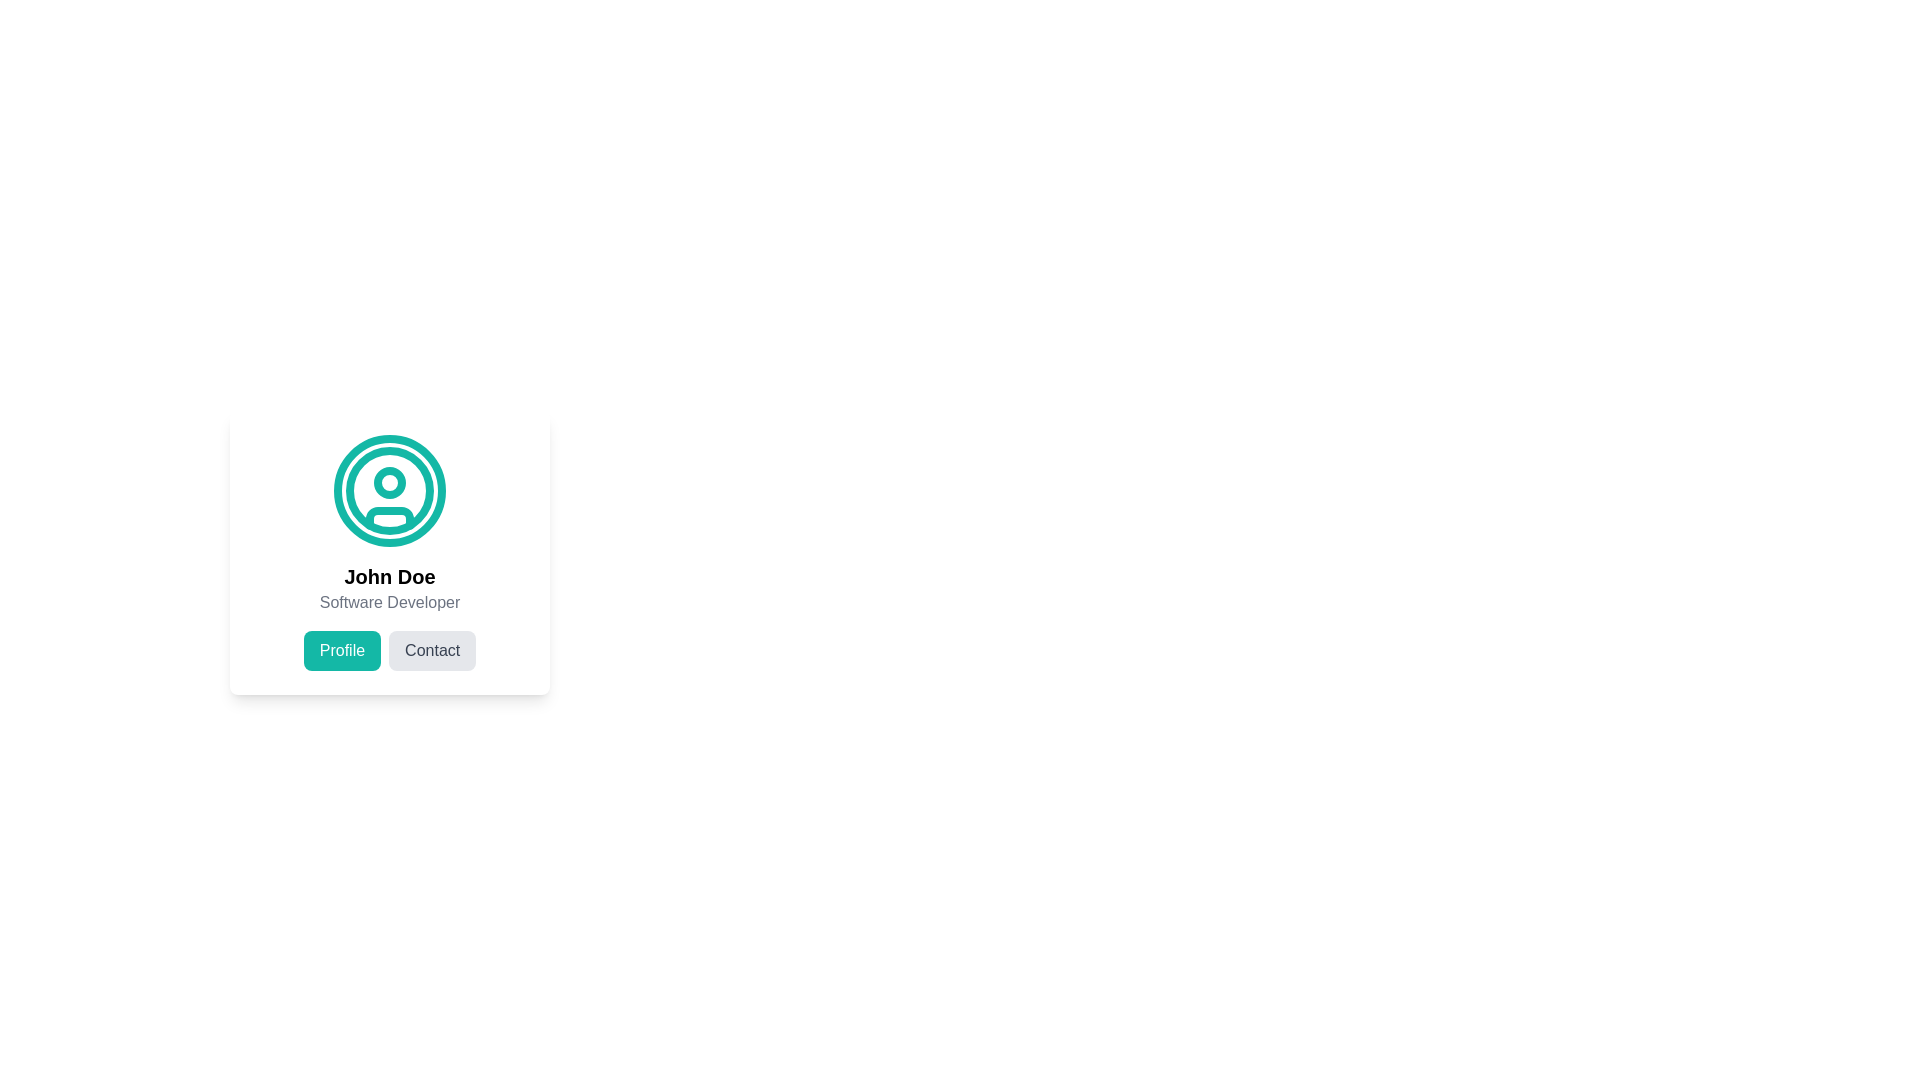 This screenshot has height=1080, width=1920. Describe the element at coordinates (341, 651) in the screenshot. I see `the 'Profile' button, which is a rounded rectangular button with white text on a teal background, located under the user's profile picture and name` at that location.